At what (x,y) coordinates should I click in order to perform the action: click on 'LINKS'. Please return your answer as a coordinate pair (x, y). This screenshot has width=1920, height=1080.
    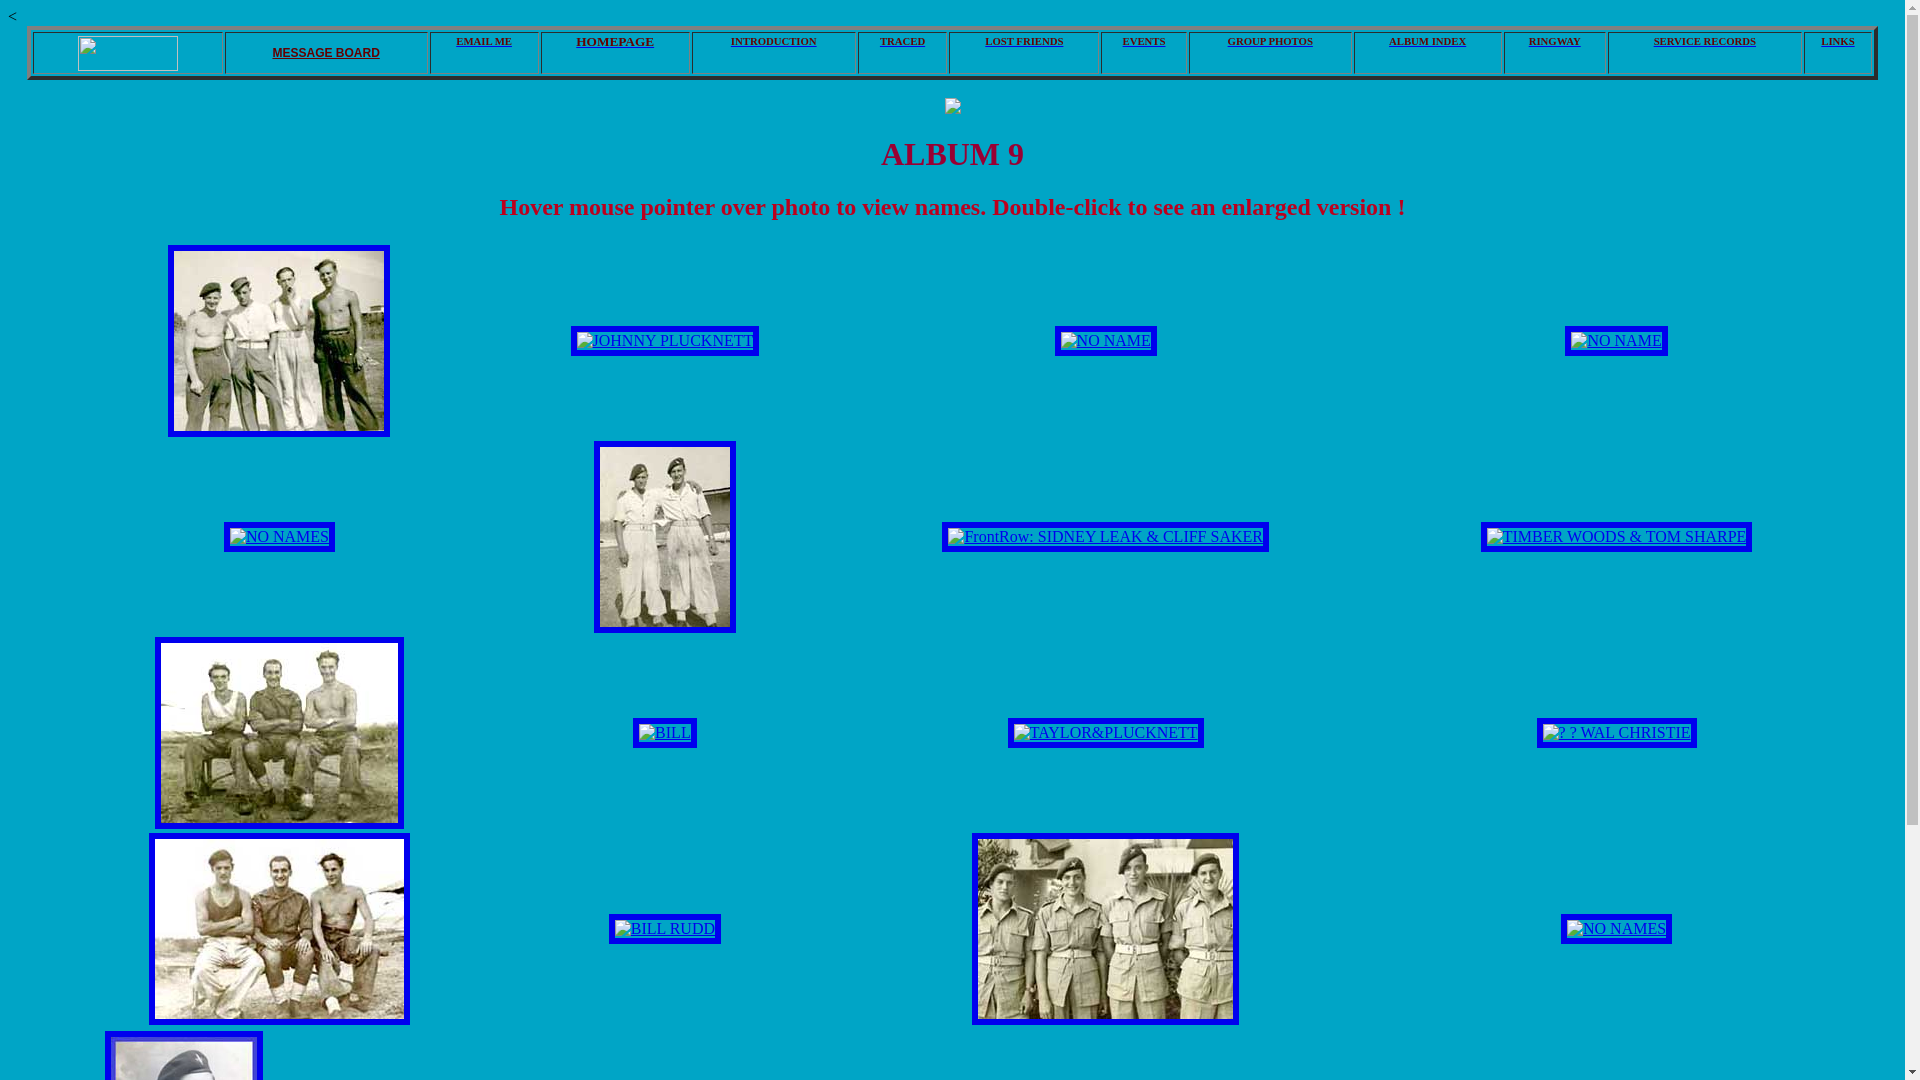
    Looking at the image, I should click on (1837, 41).